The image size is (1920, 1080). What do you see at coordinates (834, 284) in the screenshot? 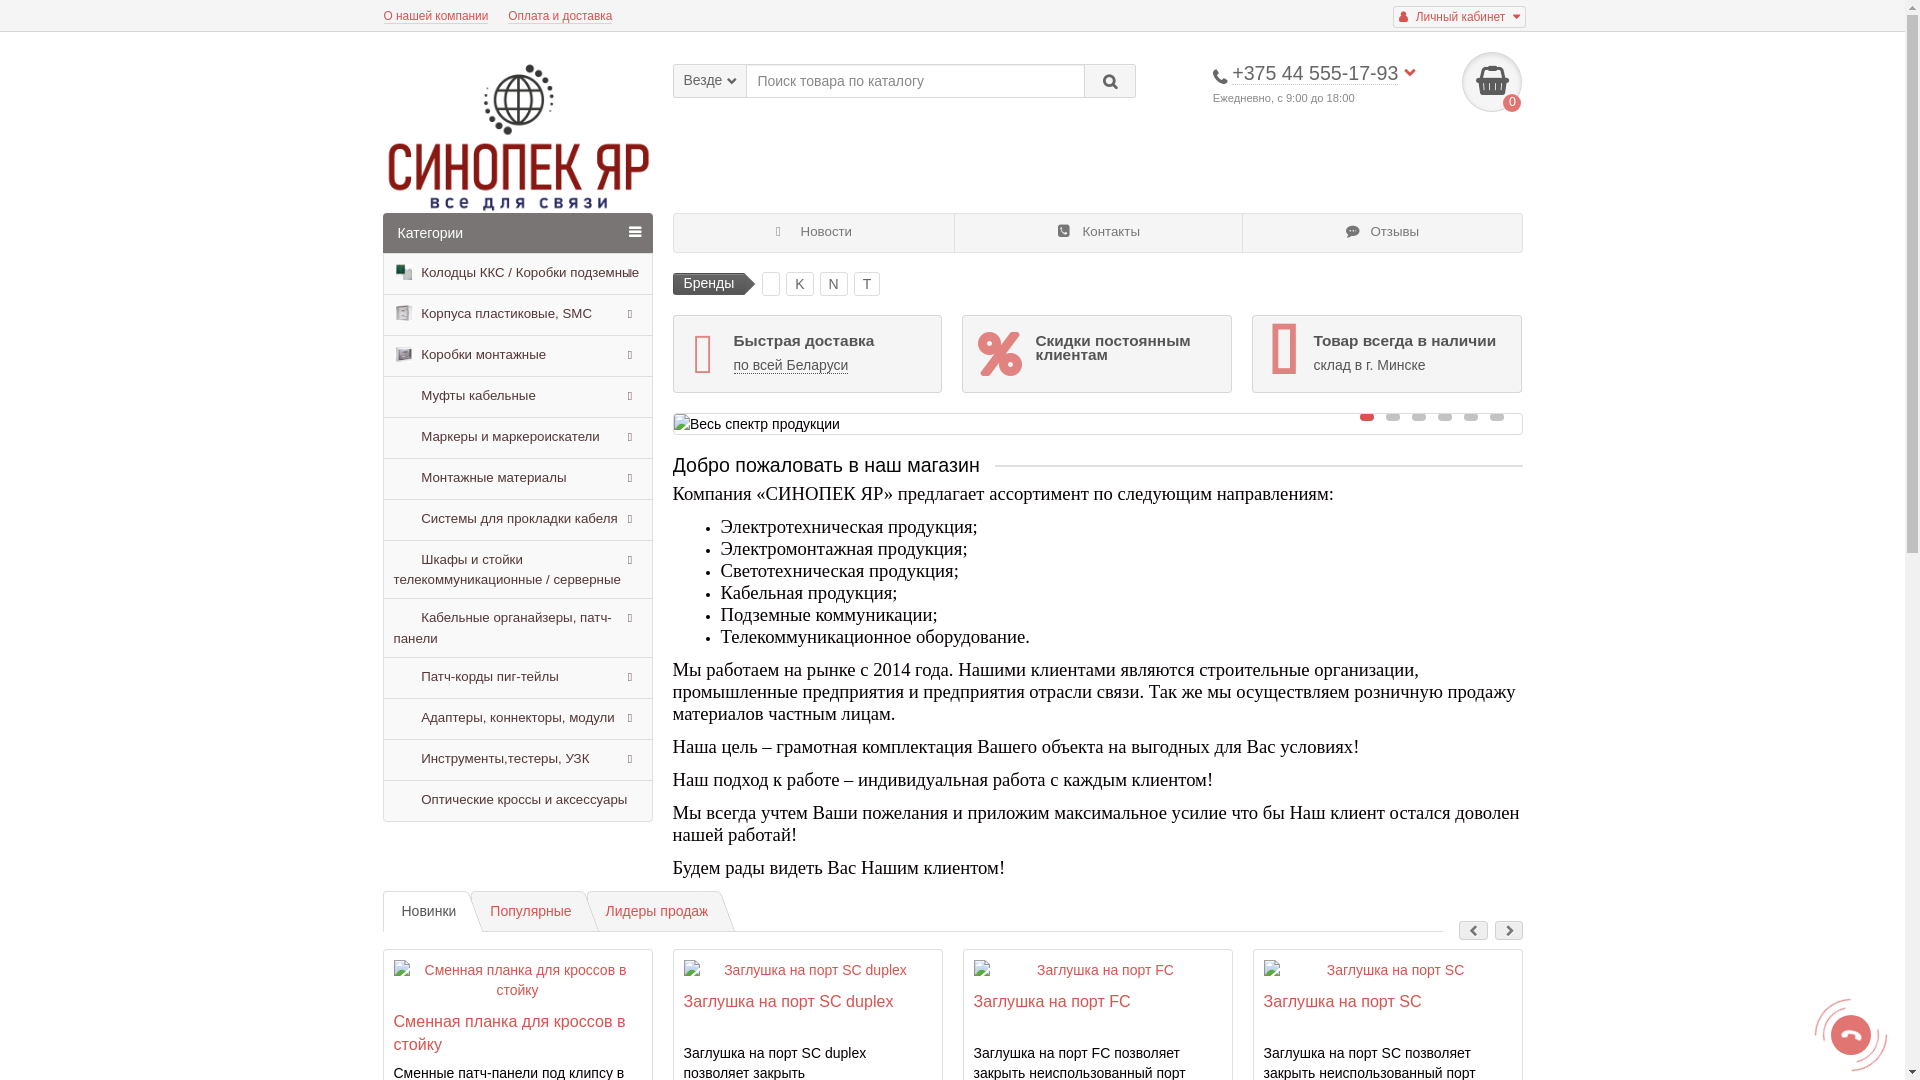
I see `'N'` at bounding box center [834, 284].